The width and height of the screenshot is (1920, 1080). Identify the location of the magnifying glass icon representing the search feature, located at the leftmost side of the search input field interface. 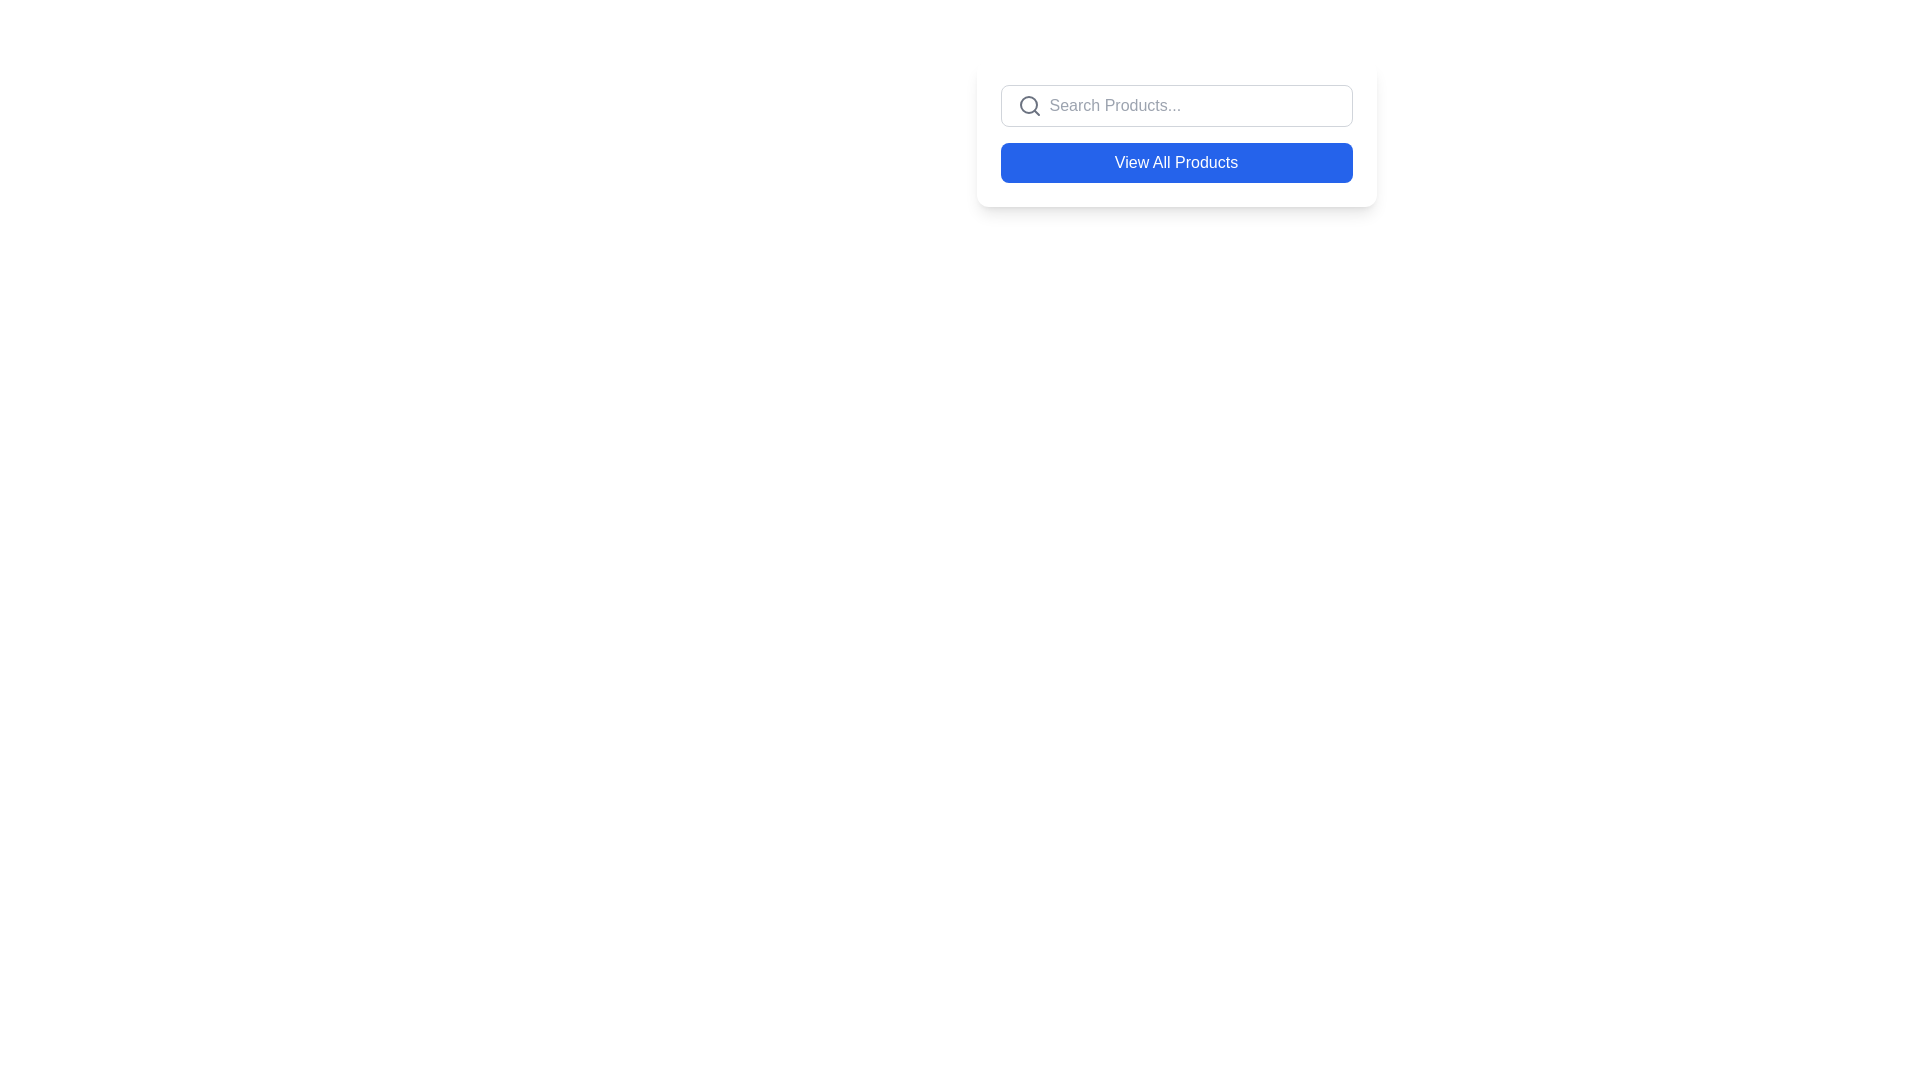
(1029, 105).